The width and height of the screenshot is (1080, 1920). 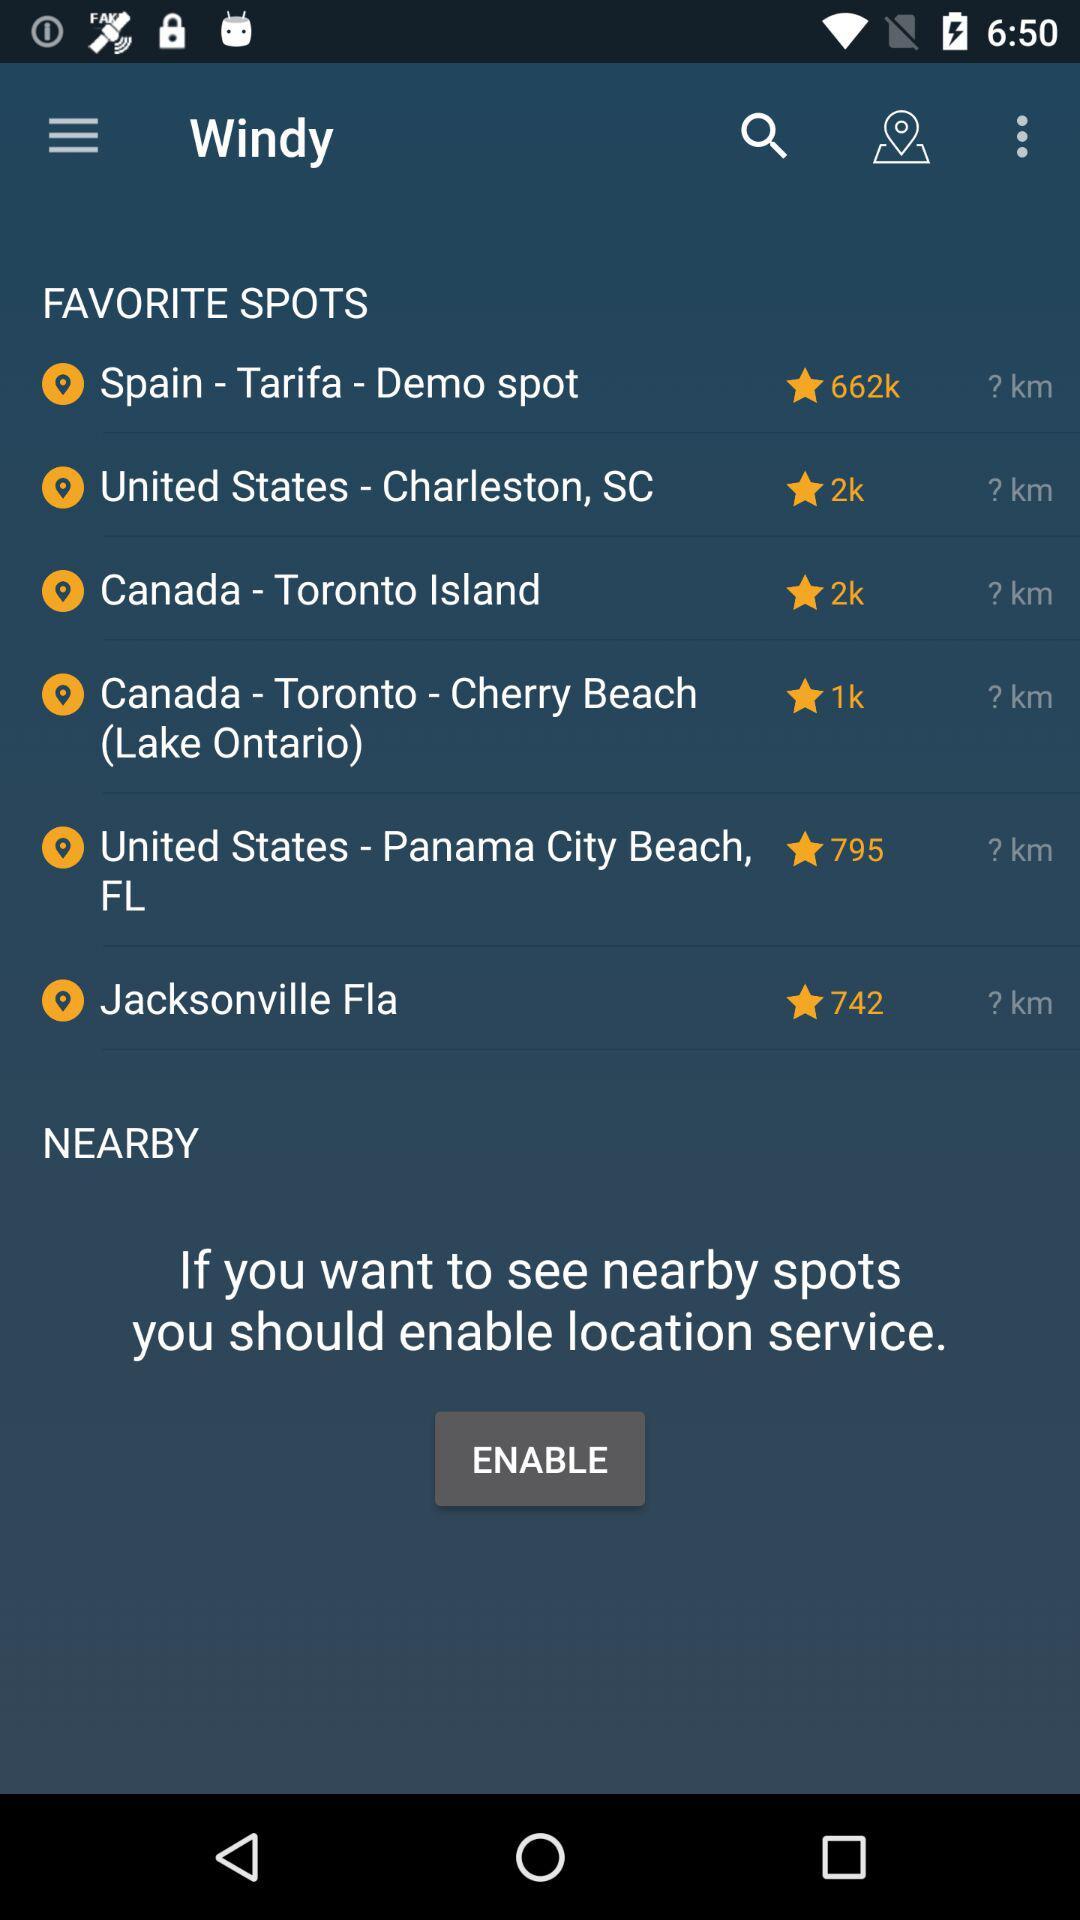 What do you see at coordinates (764, 135) in the screenshot?
I see `the item above favorite spots icon` at bounding box center [764, 135].